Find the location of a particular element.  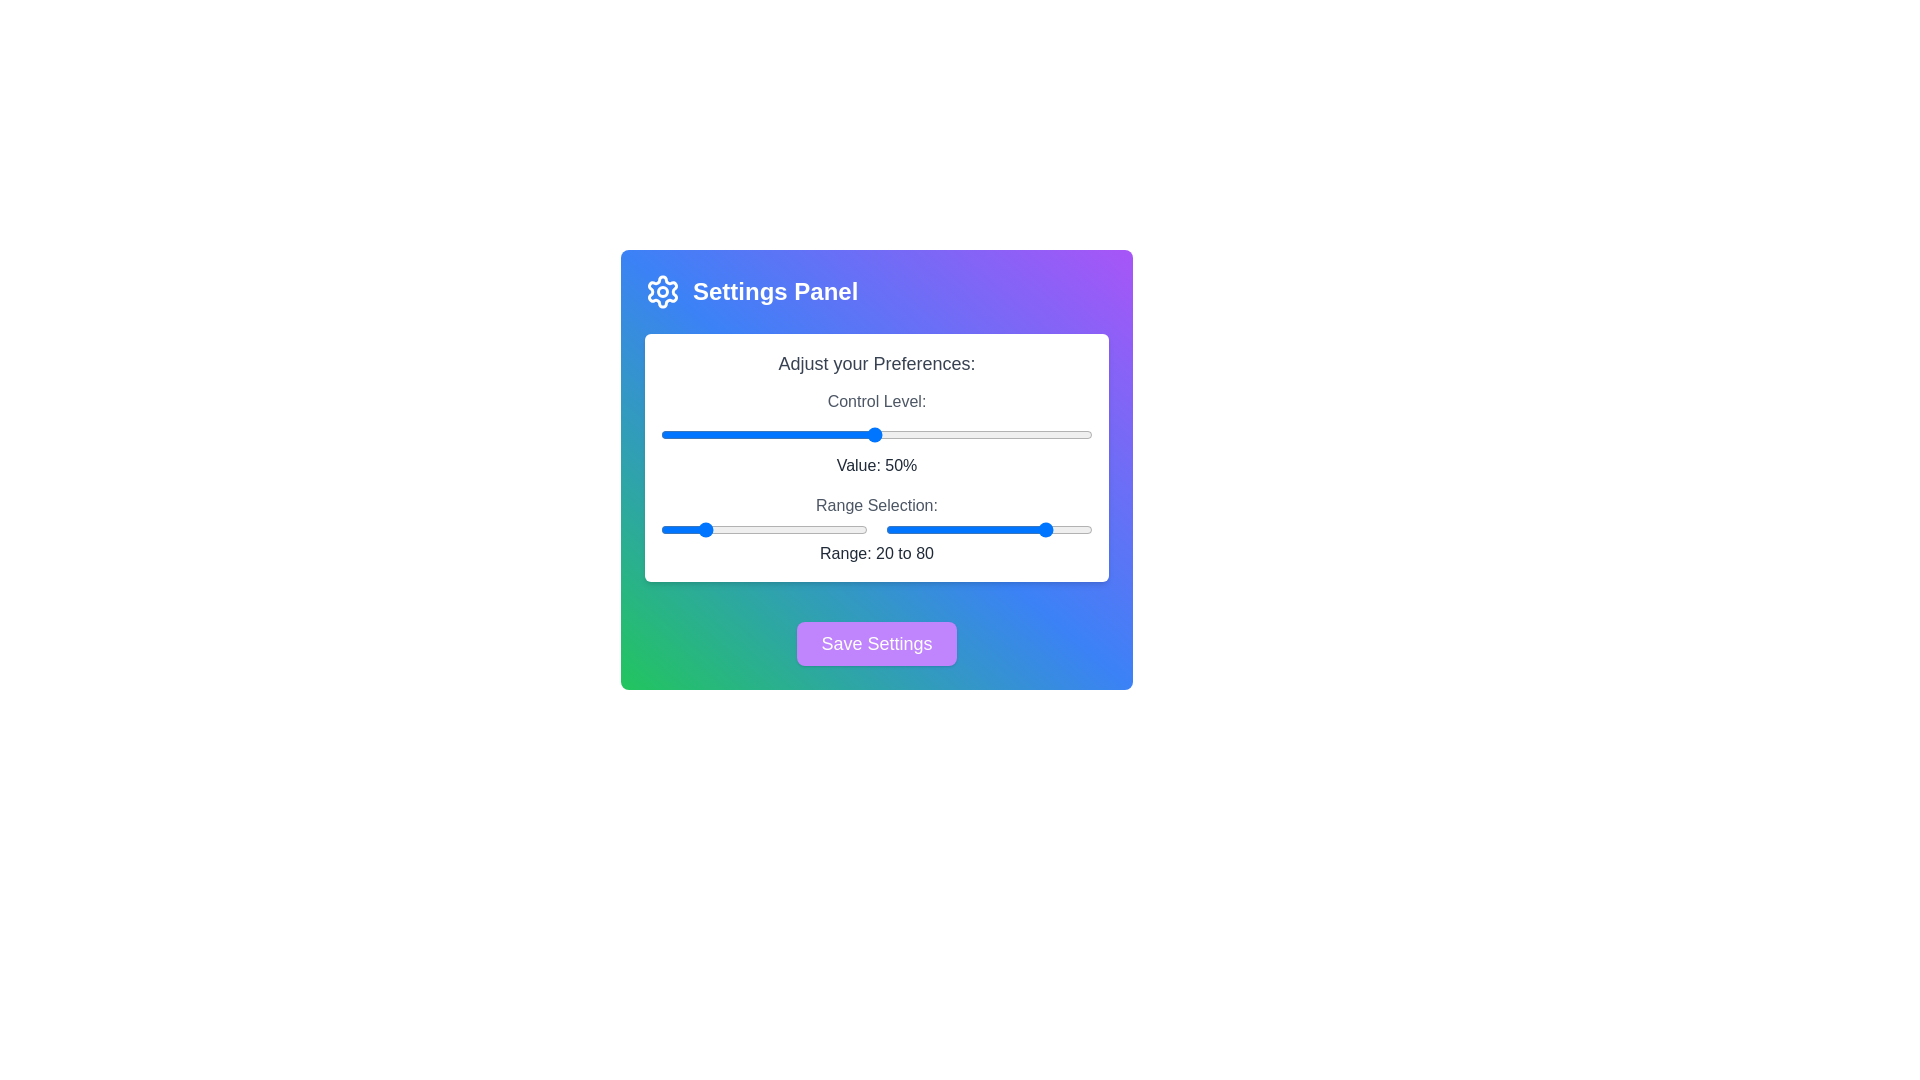

the save settings button located at the bottom-center of the control panel is located at coordinates (877, 644).